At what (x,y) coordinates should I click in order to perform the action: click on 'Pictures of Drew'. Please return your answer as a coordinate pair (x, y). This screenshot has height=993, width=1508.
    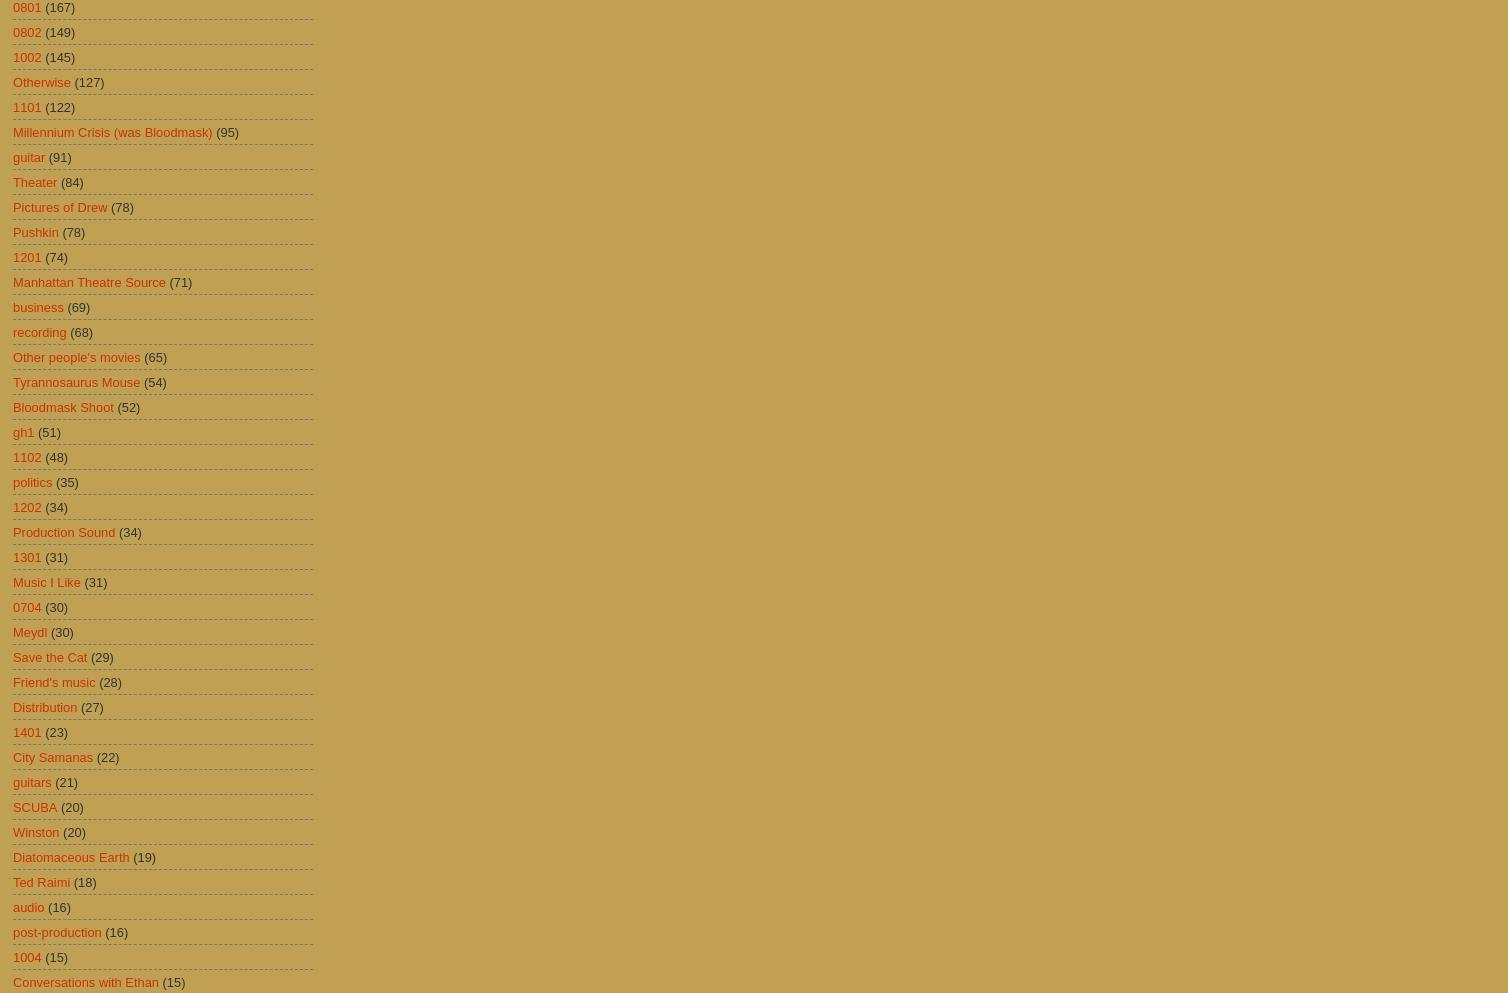
    Looking at the image, I should click on (60, 206).